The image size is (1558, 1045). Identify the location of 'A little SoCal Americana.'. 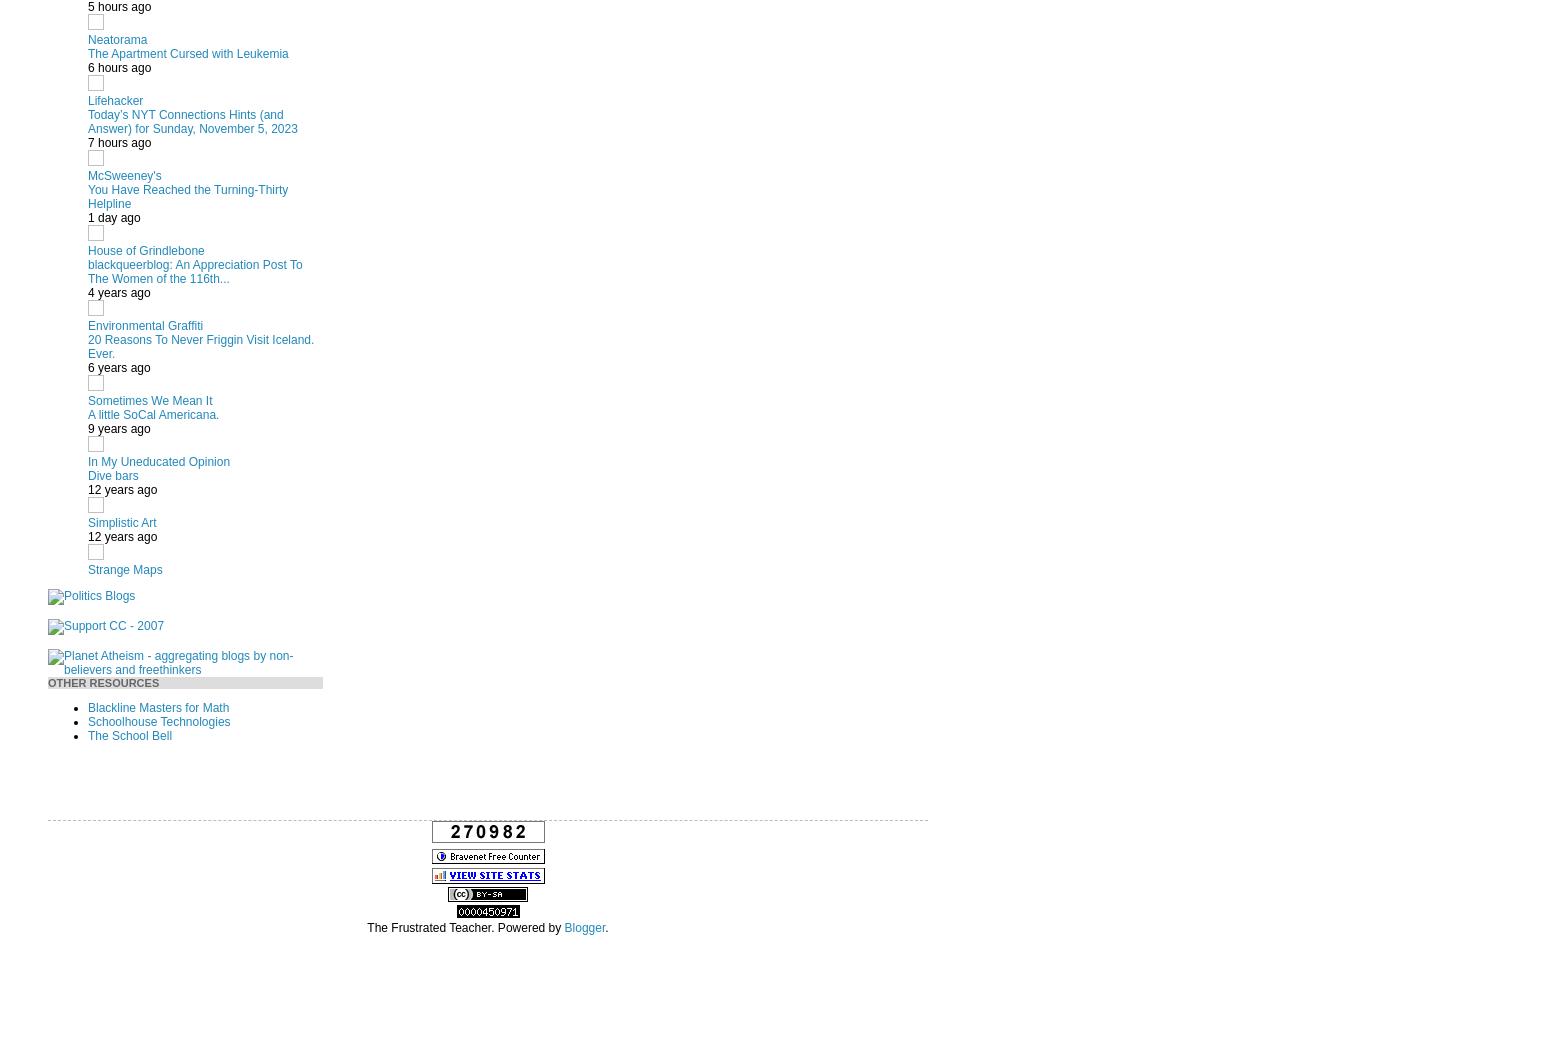
(152, 414).